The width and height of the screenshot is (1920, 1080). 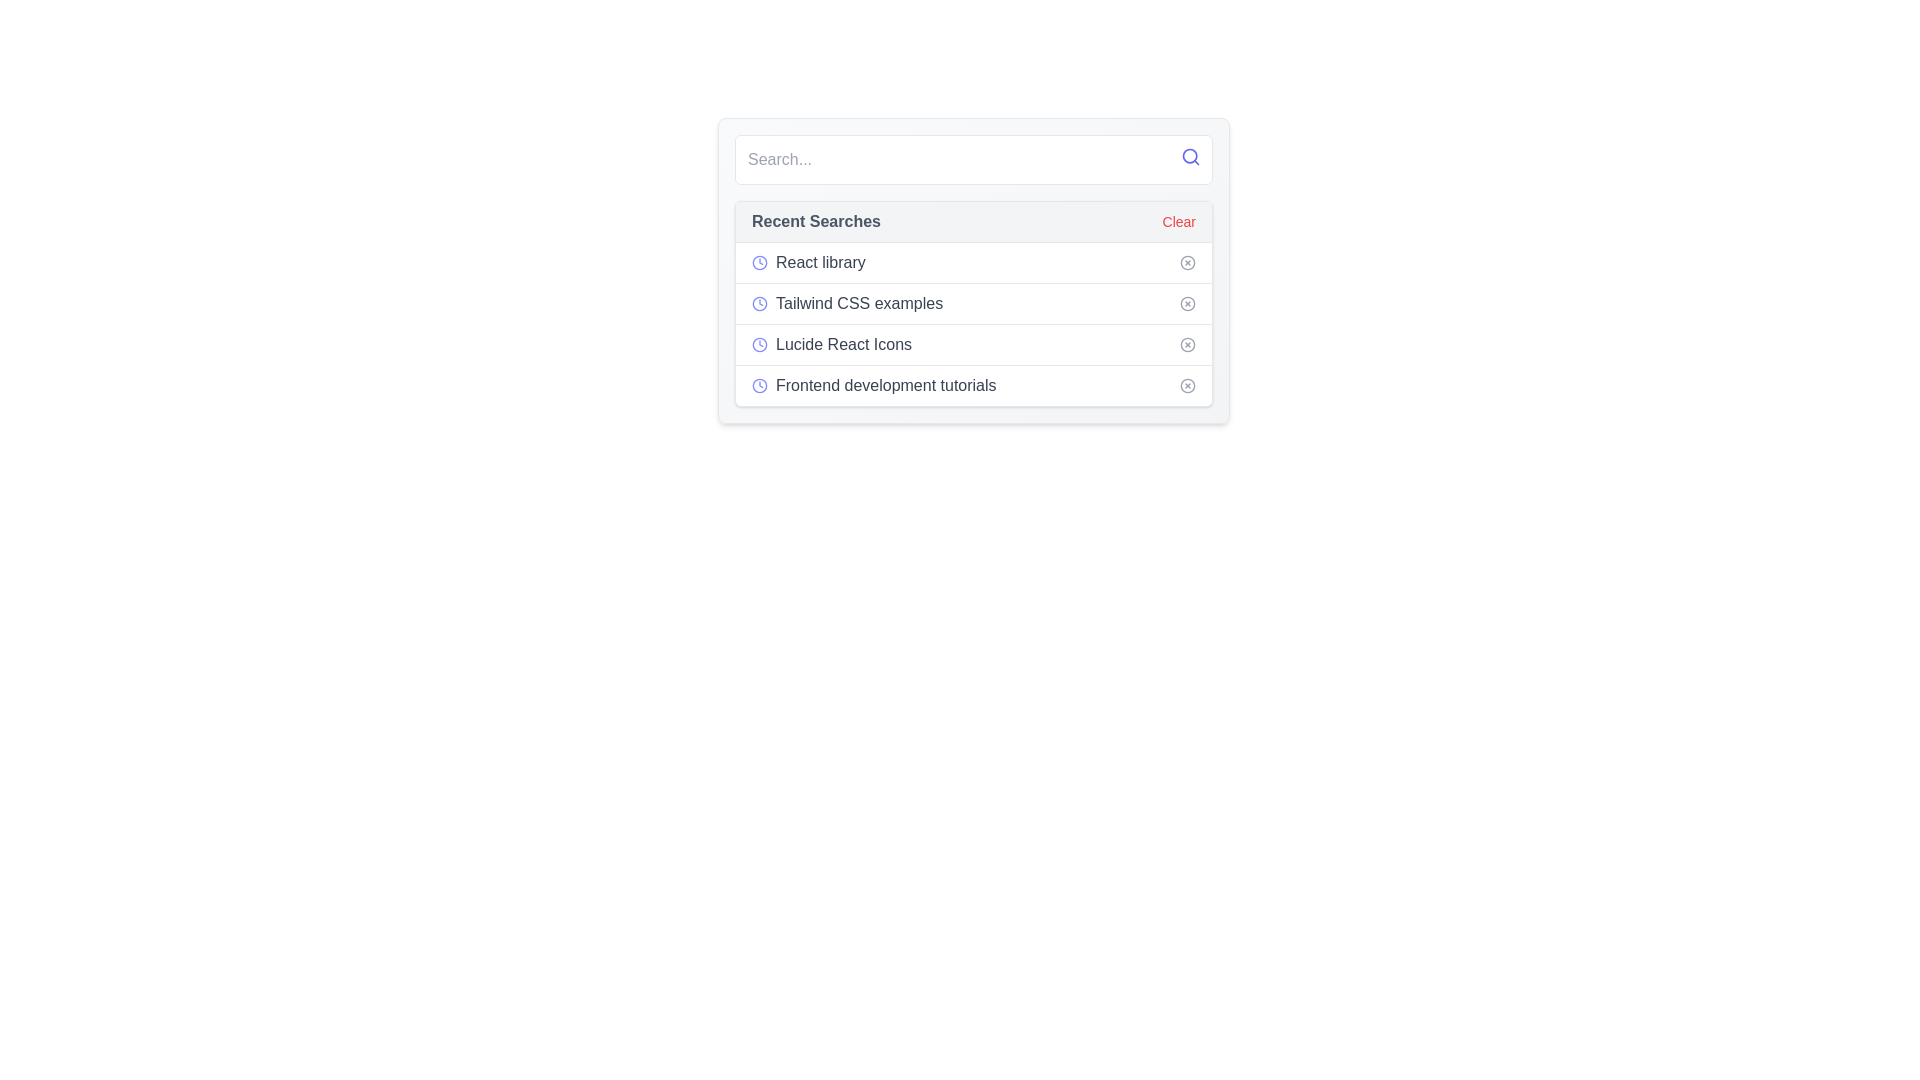 I want to click on the selectable search history item labeled 'Tailwind CSS examples' in the 'Recent Searches' dropdown to interact, so click(x=847, y=304).